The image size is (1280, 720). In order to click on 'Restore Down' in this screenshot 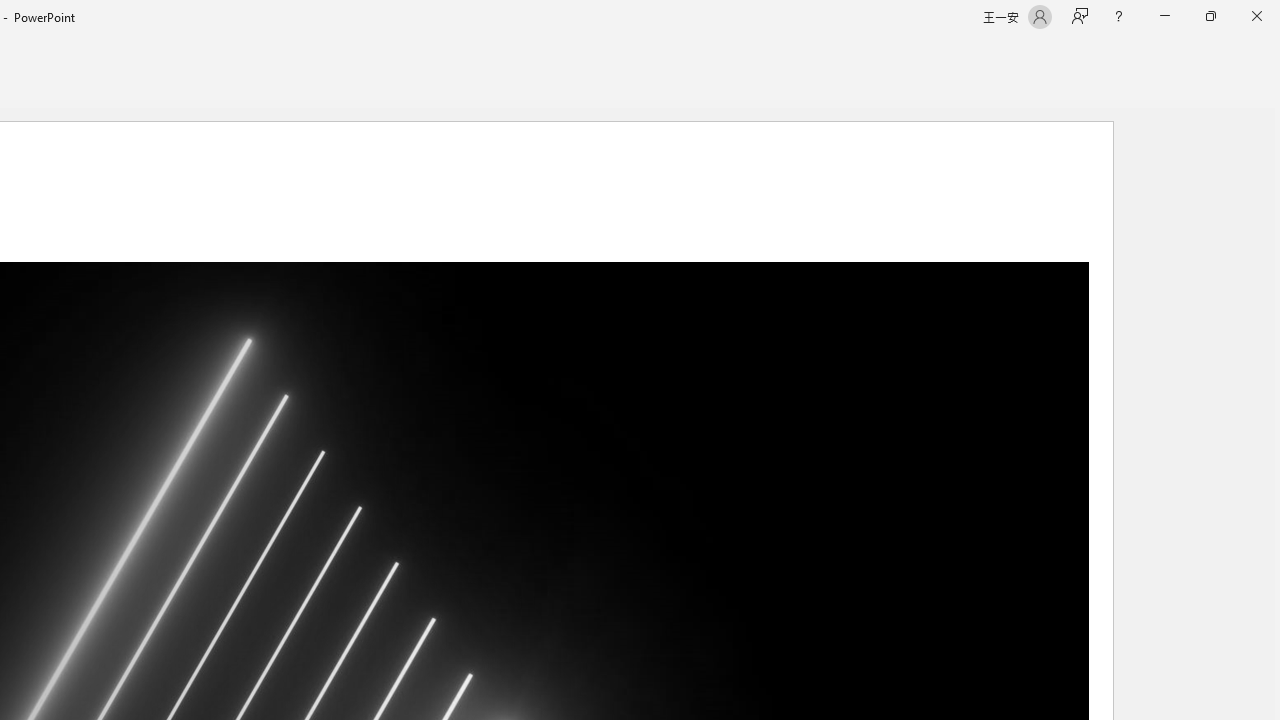, I will do `click(1209, 16)`.